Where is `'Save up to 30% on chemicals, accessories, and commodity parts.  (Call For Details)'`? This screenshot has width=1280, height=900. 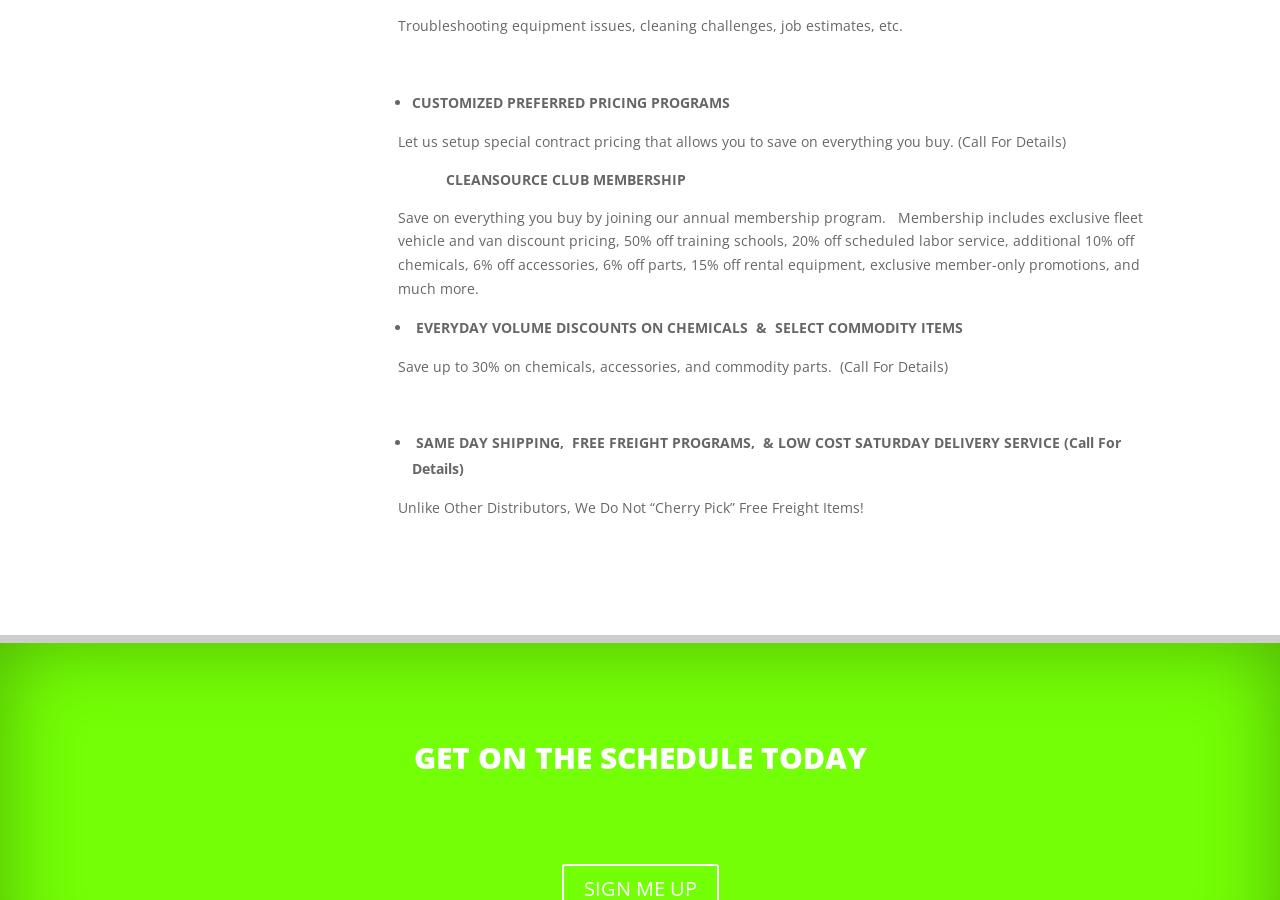 'Save up to 30% on chemicals, accessories, and commodity parts.  (Call For Details)' is located at coordinates (673, 365).